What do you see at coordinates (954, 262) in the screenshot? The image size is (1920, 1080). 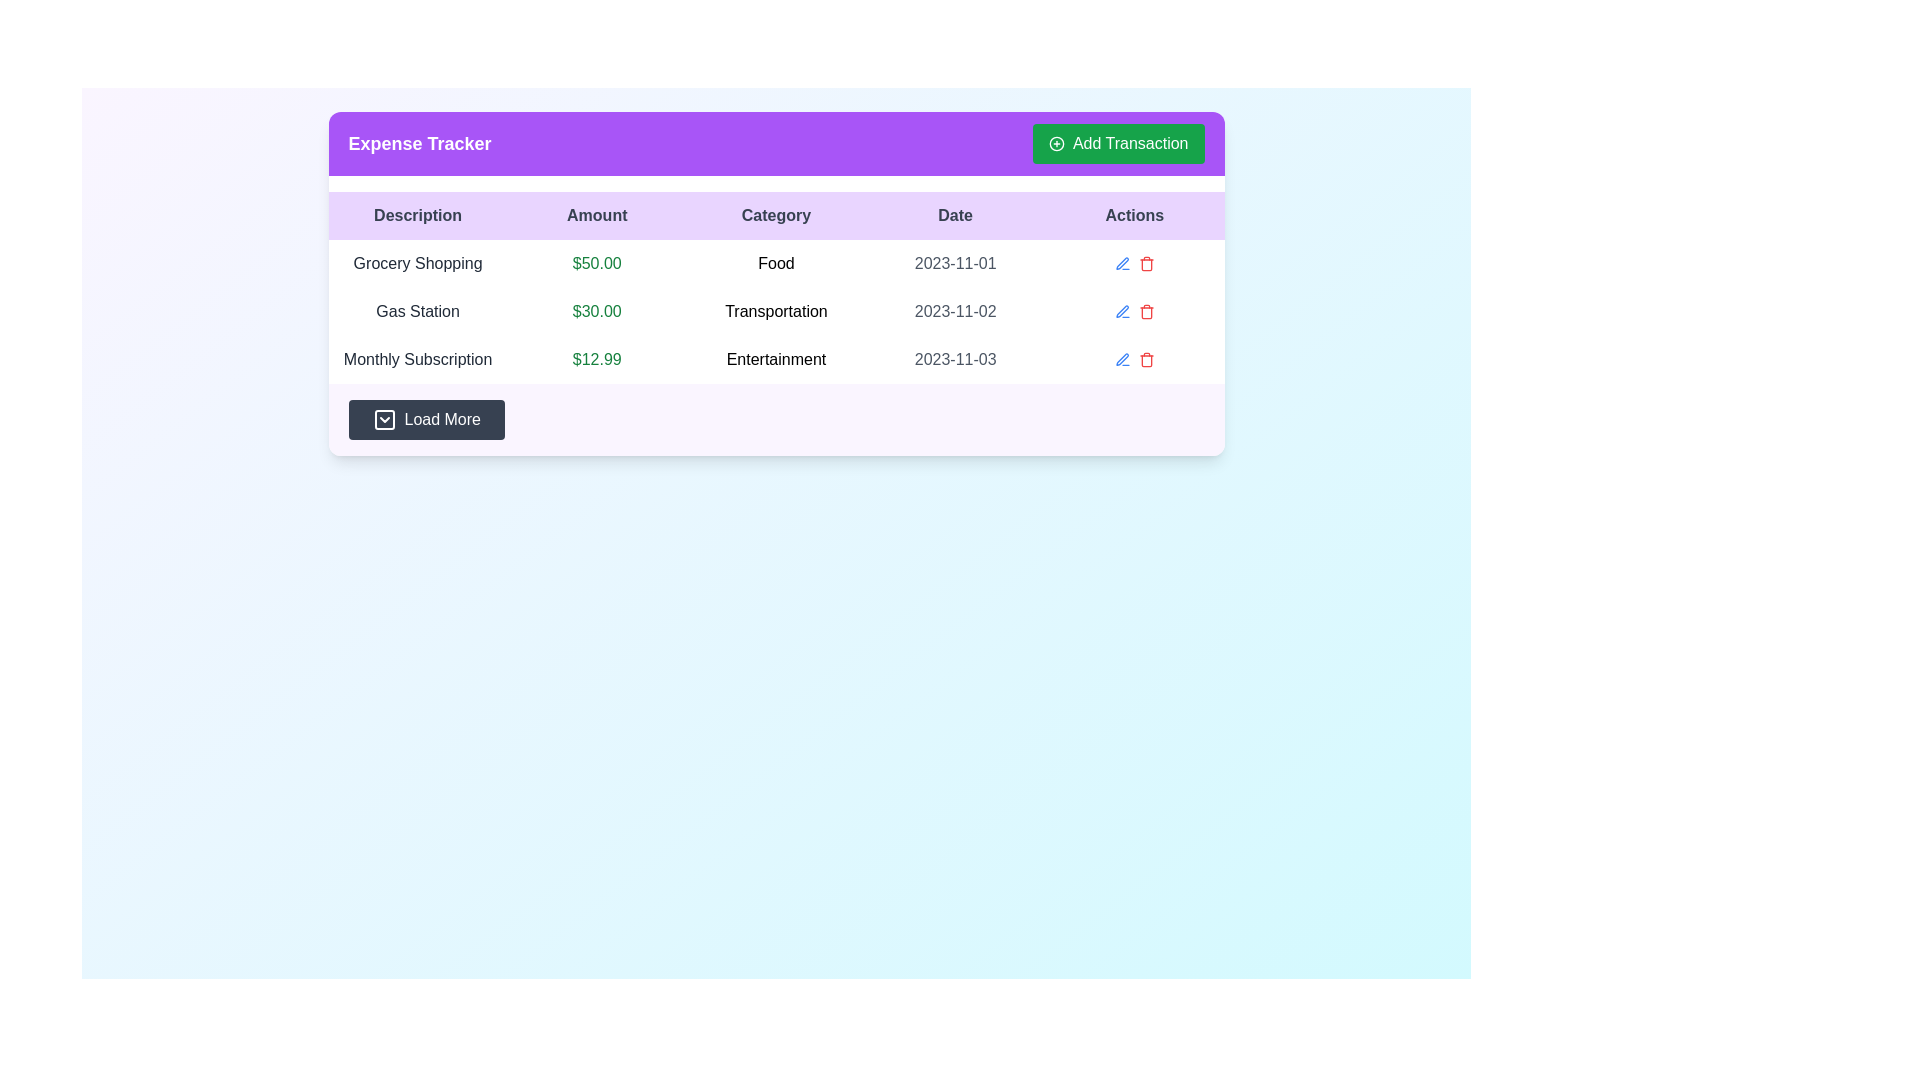 I see `the text label displaying the date information for the 'Grocery Shopping' entry in the table` at bounding box center [954, 262].